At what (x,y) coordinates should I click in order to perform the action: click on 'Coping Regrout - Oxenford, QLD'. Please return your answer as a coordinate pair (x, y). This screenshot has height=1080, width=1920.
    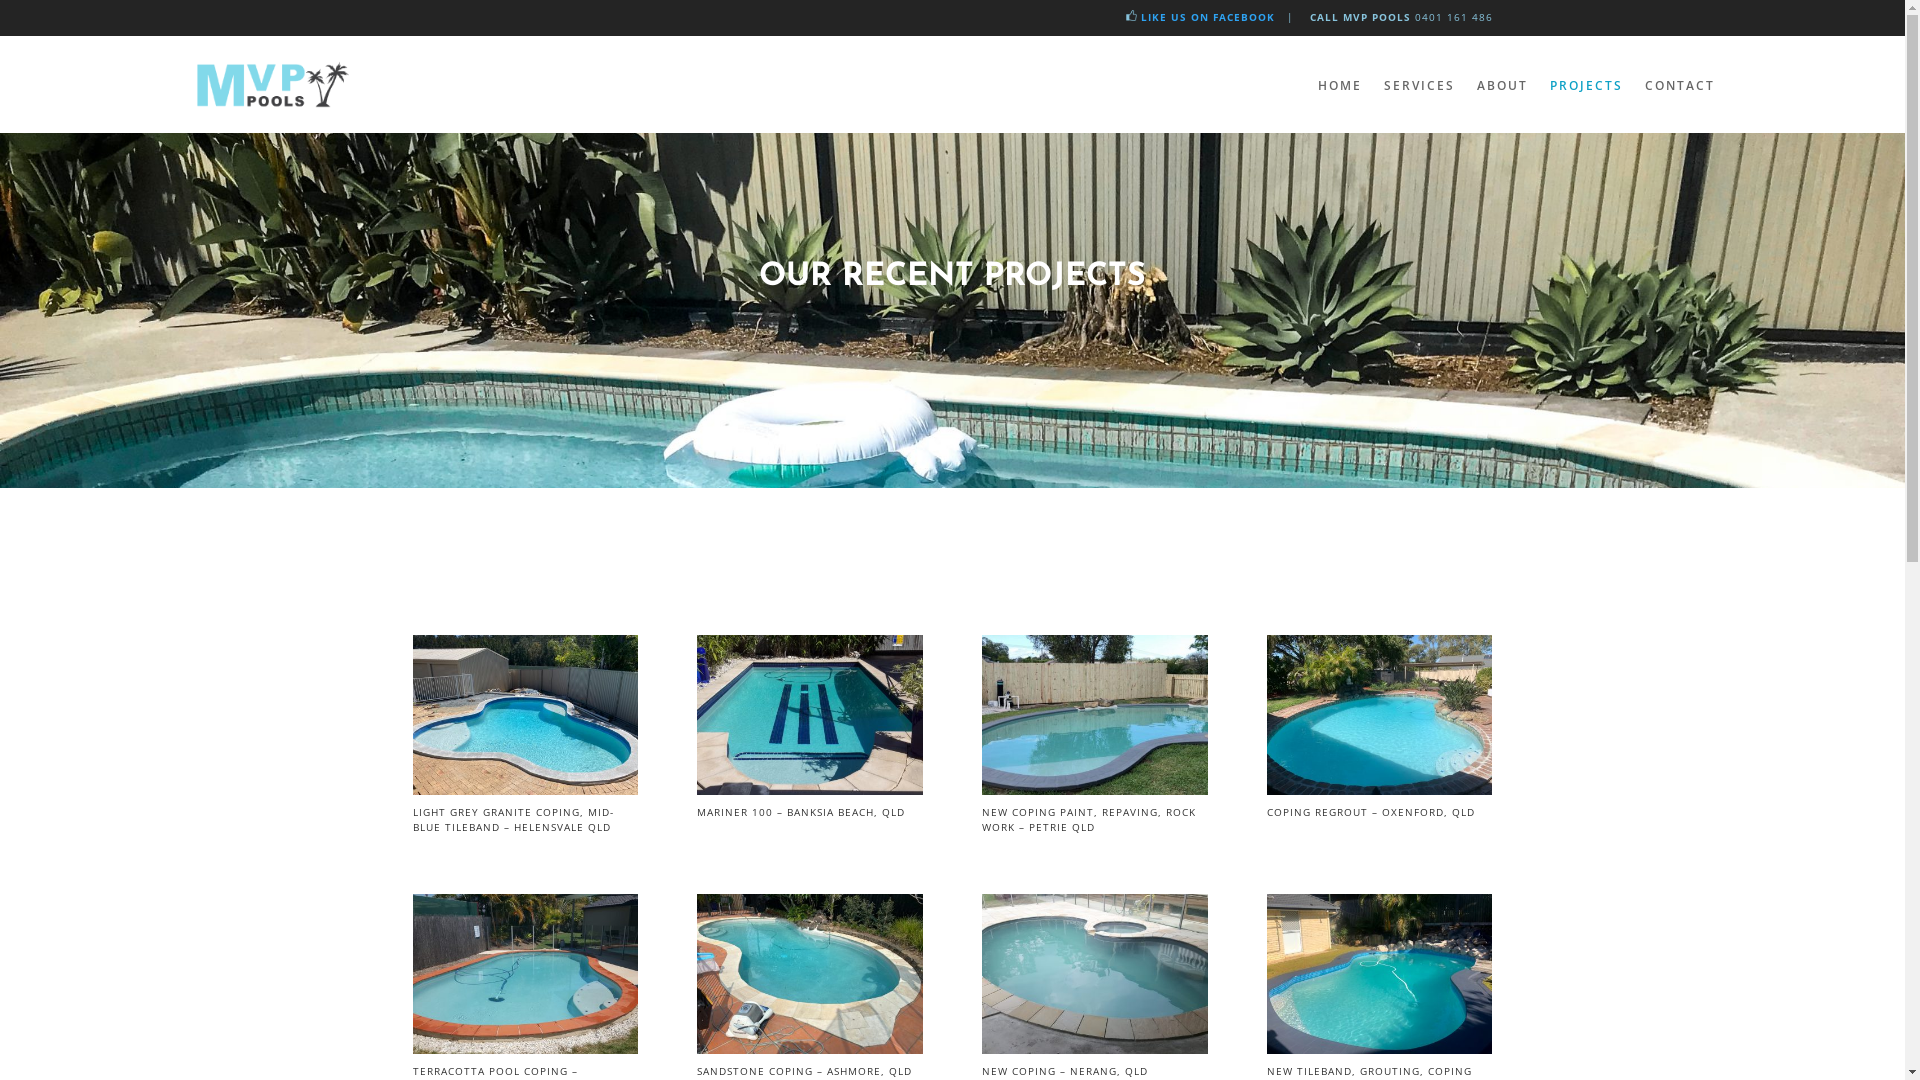
    Looking at the image, I should click on (1378, 788).